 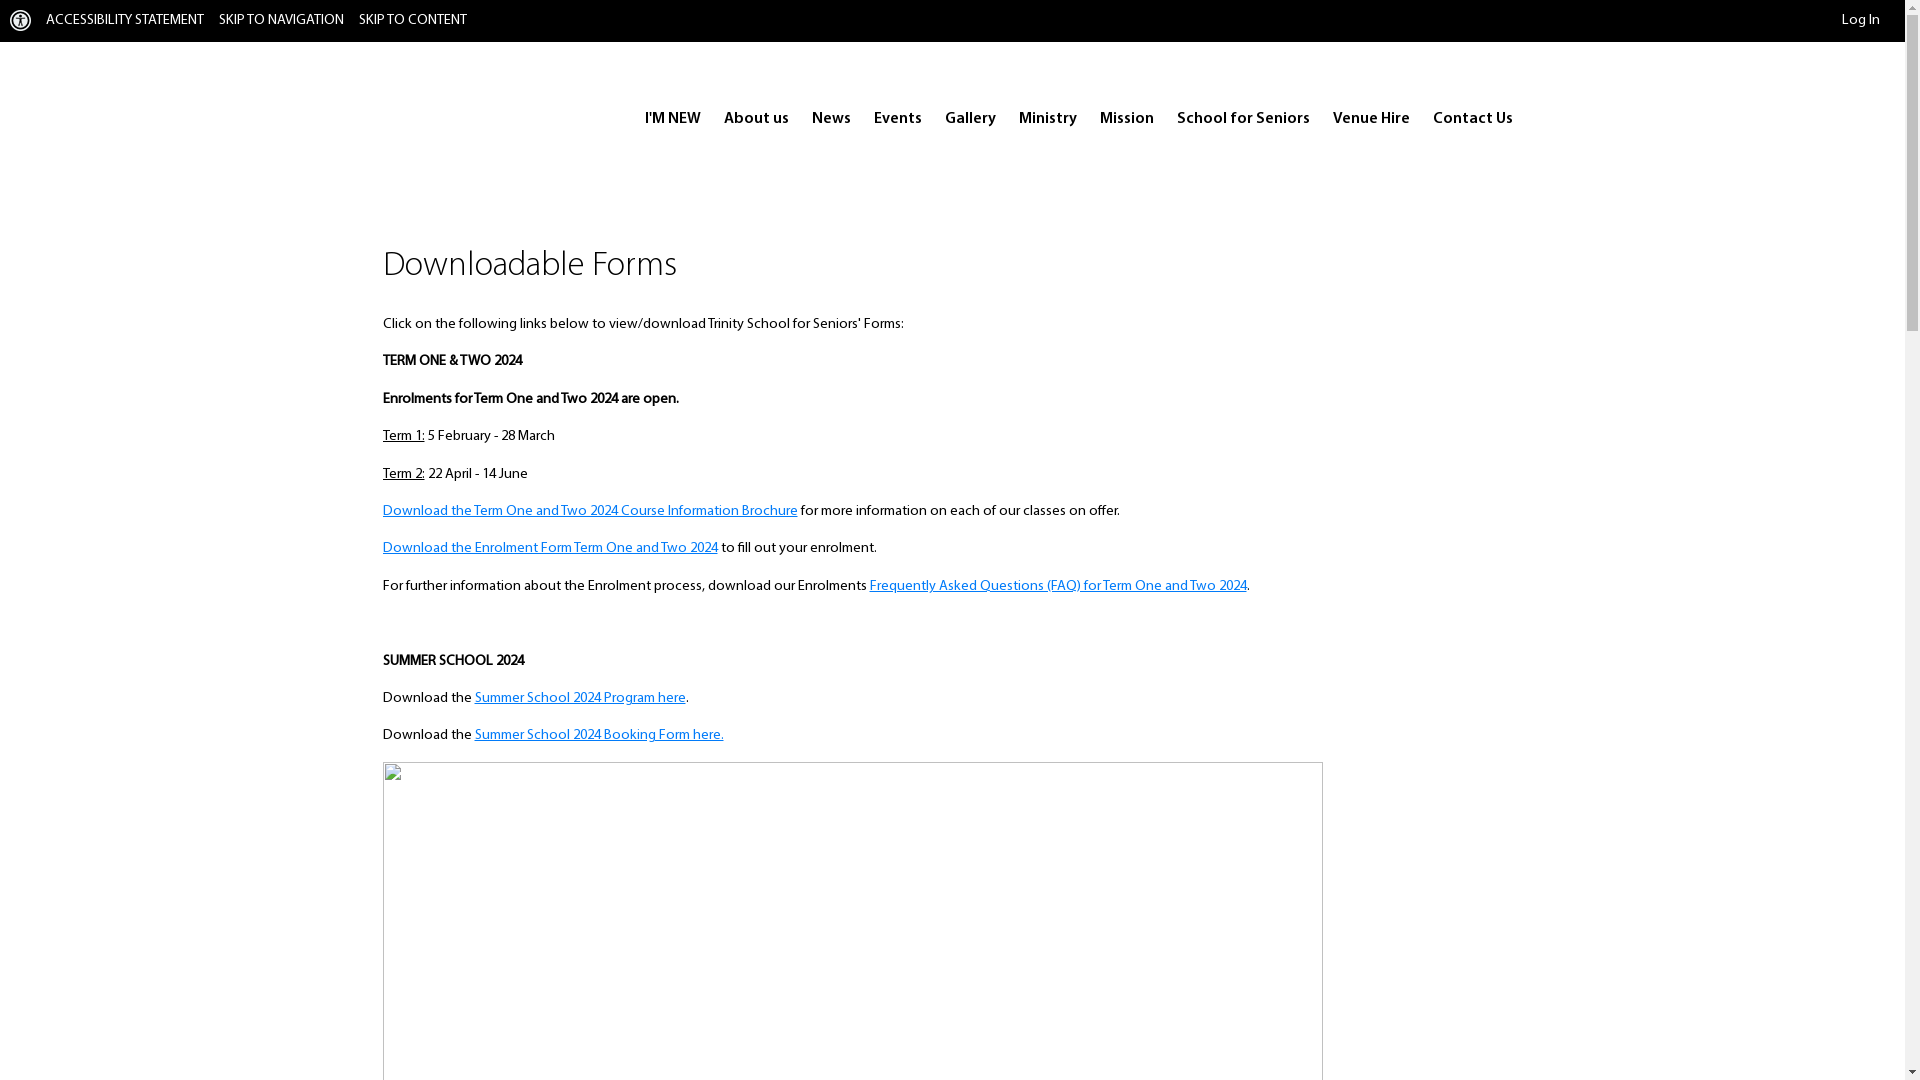 What do you see at coordinates (1127, 119) in the screenshot?
I see `'Mission'` at bounding box center [1127, 119].